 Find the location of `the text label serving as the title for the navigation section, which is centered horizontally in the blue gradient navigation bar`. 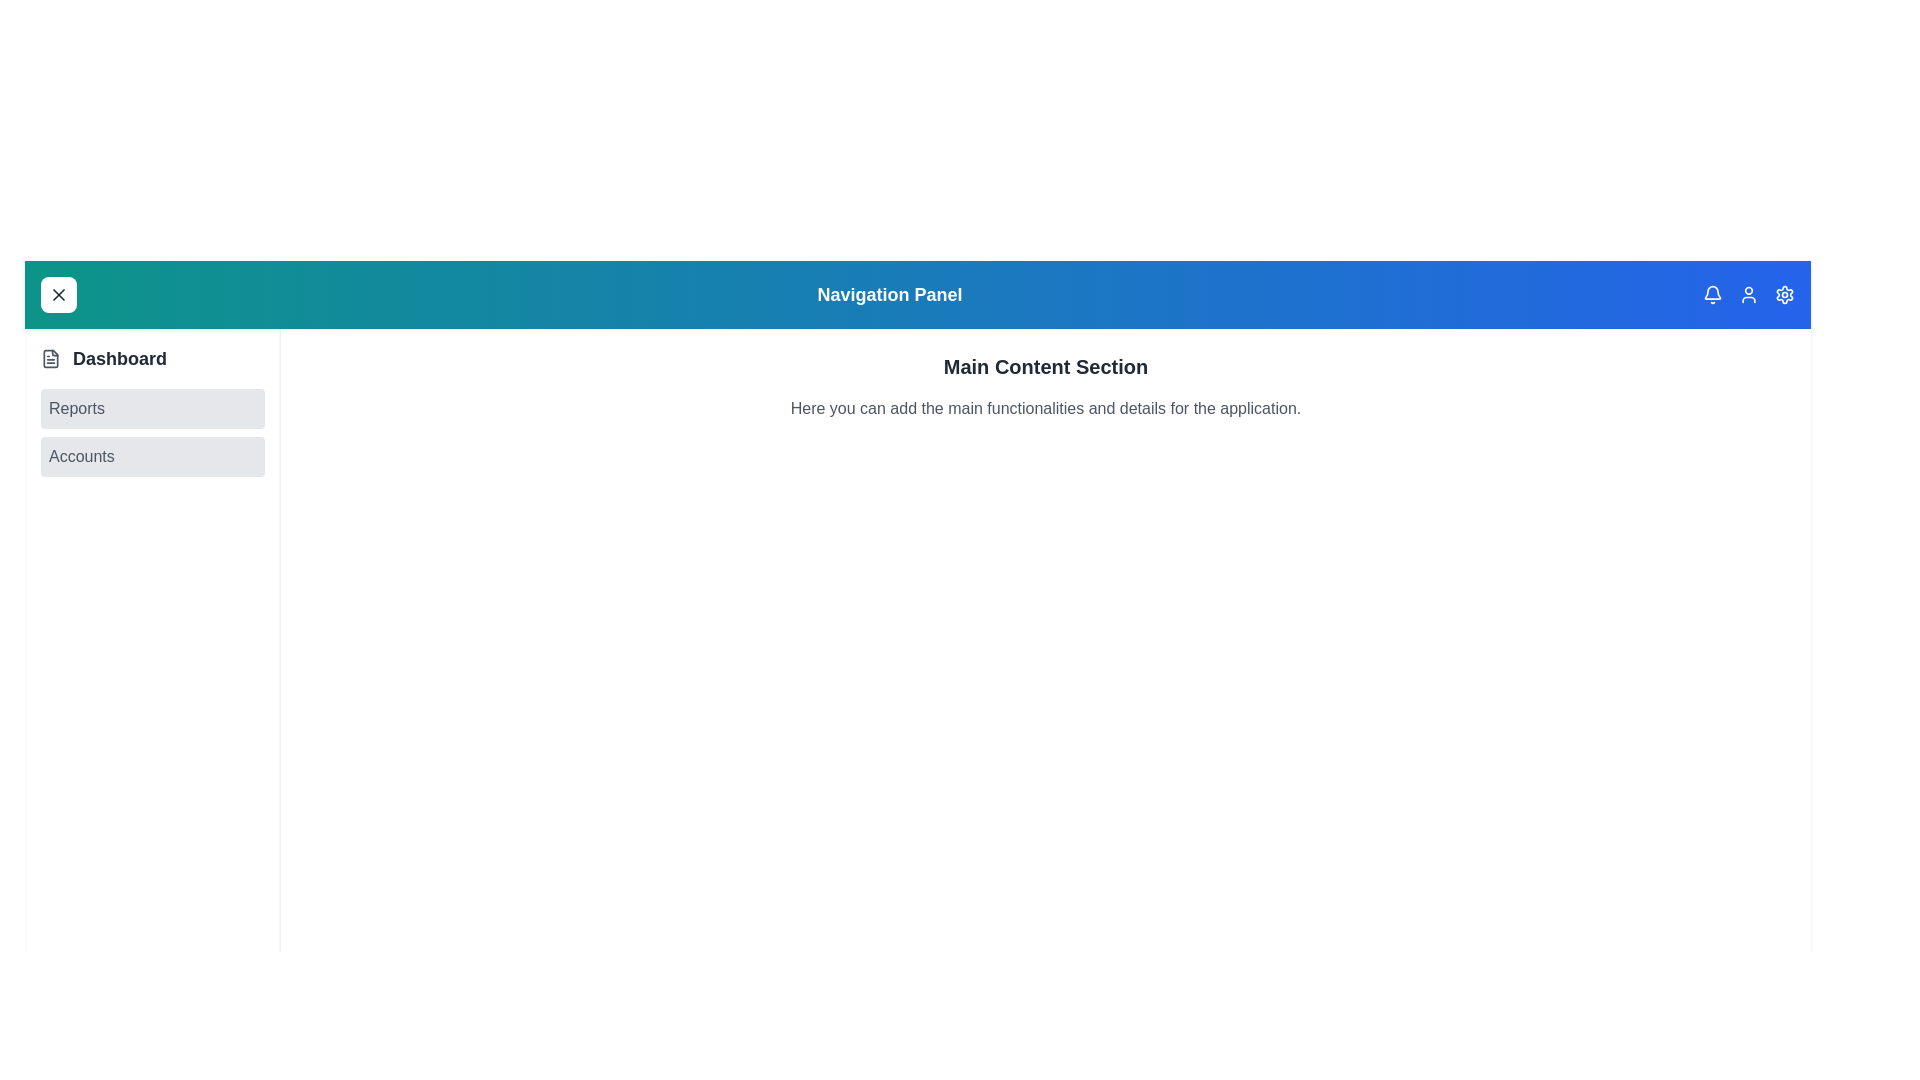

the text label serving as the title for the navigation section, which is centered horizontally in the blue gradient navigation bar is located at coordinates (888, 294).